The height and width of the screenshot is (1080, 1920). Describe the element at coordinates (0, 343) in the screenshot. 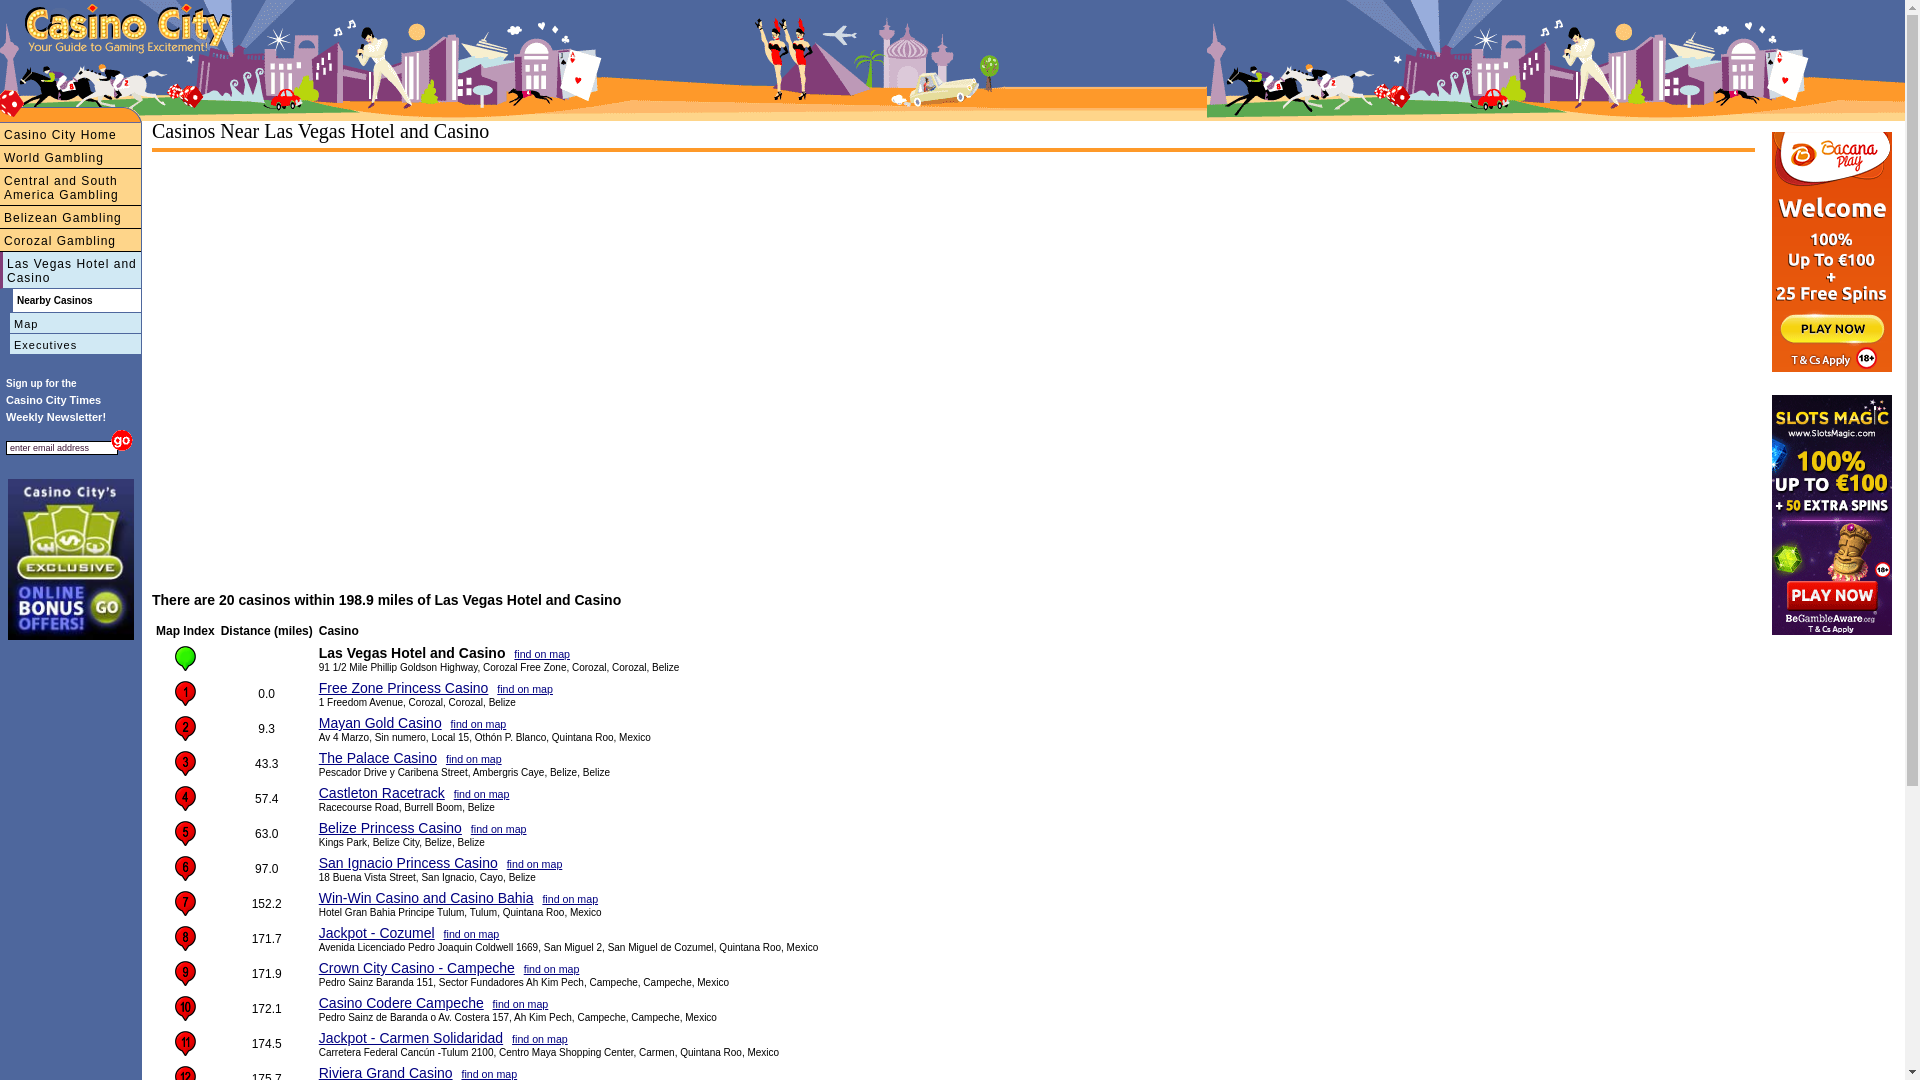

I see `'Executives'` at that location.